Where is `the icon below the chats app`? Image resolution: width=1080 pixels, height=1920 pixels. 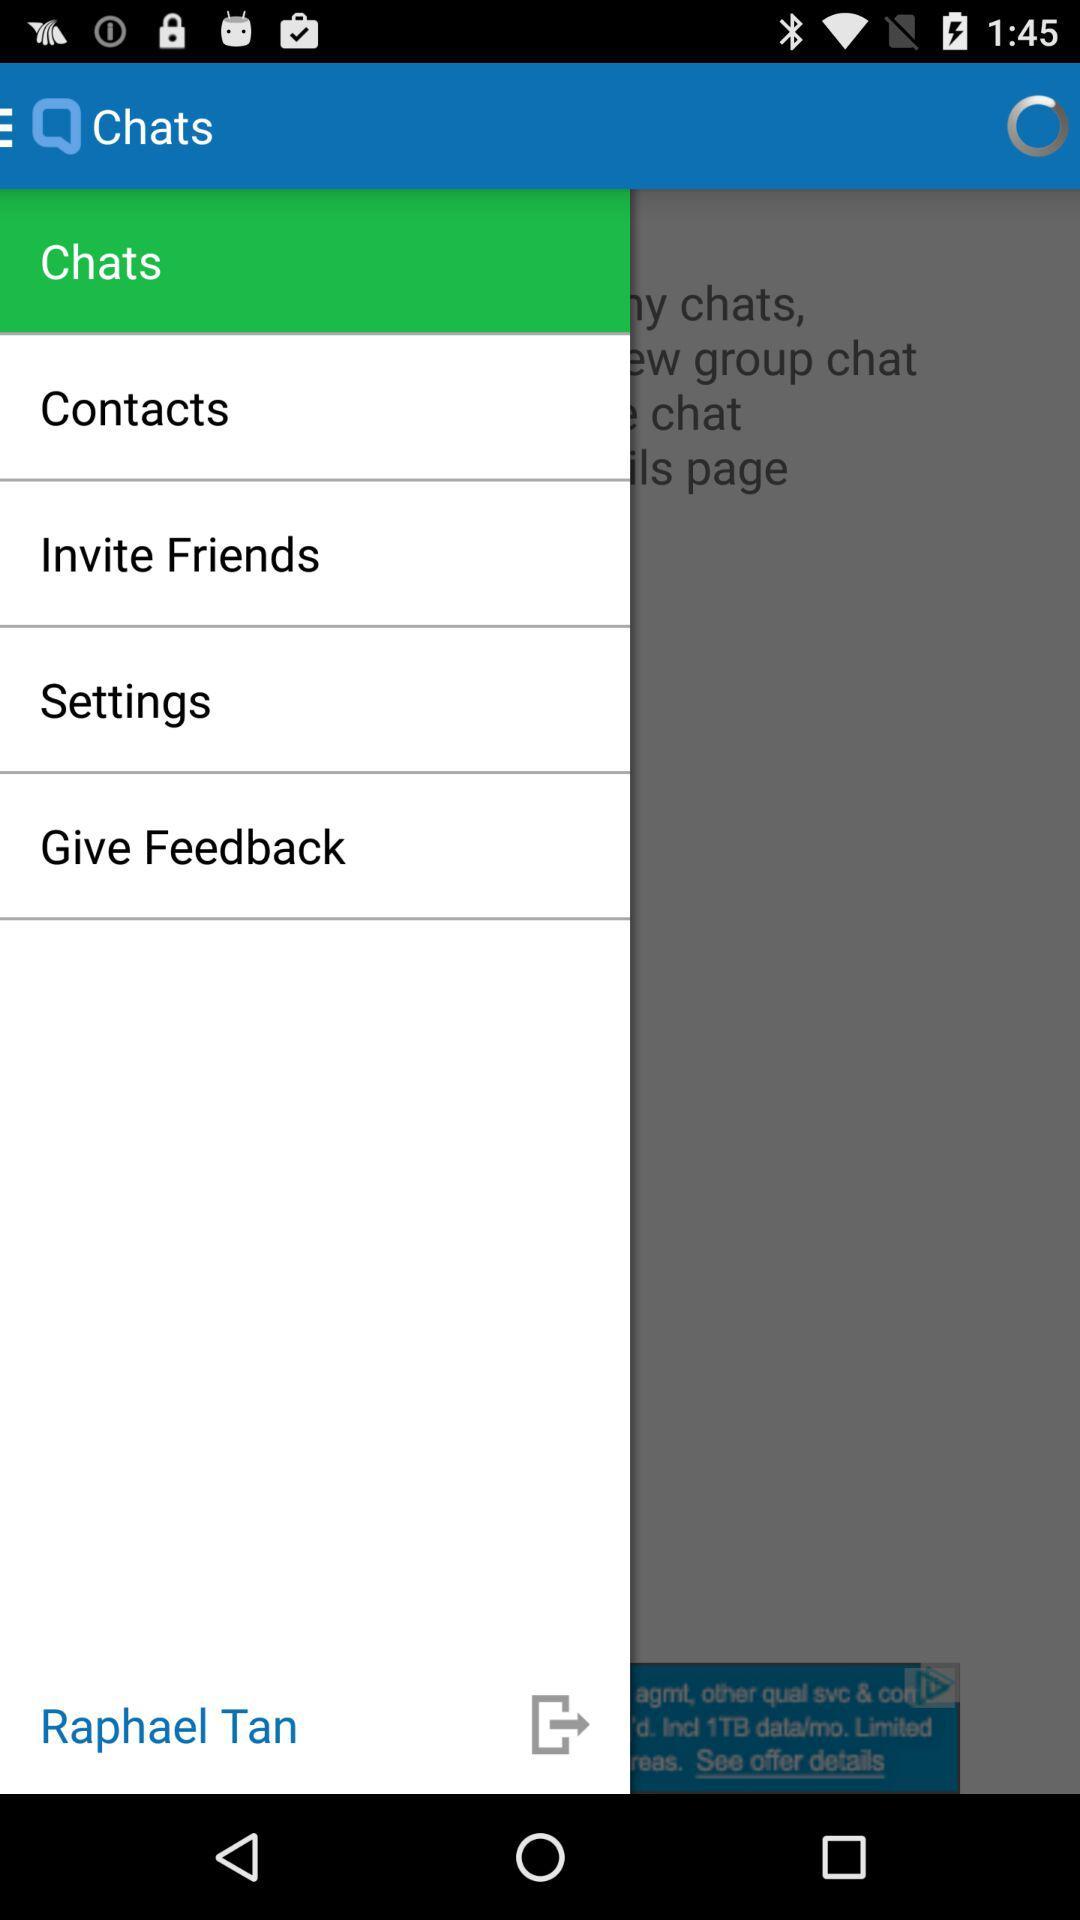
the icon below the chats app is located at coordinates (540, 924).